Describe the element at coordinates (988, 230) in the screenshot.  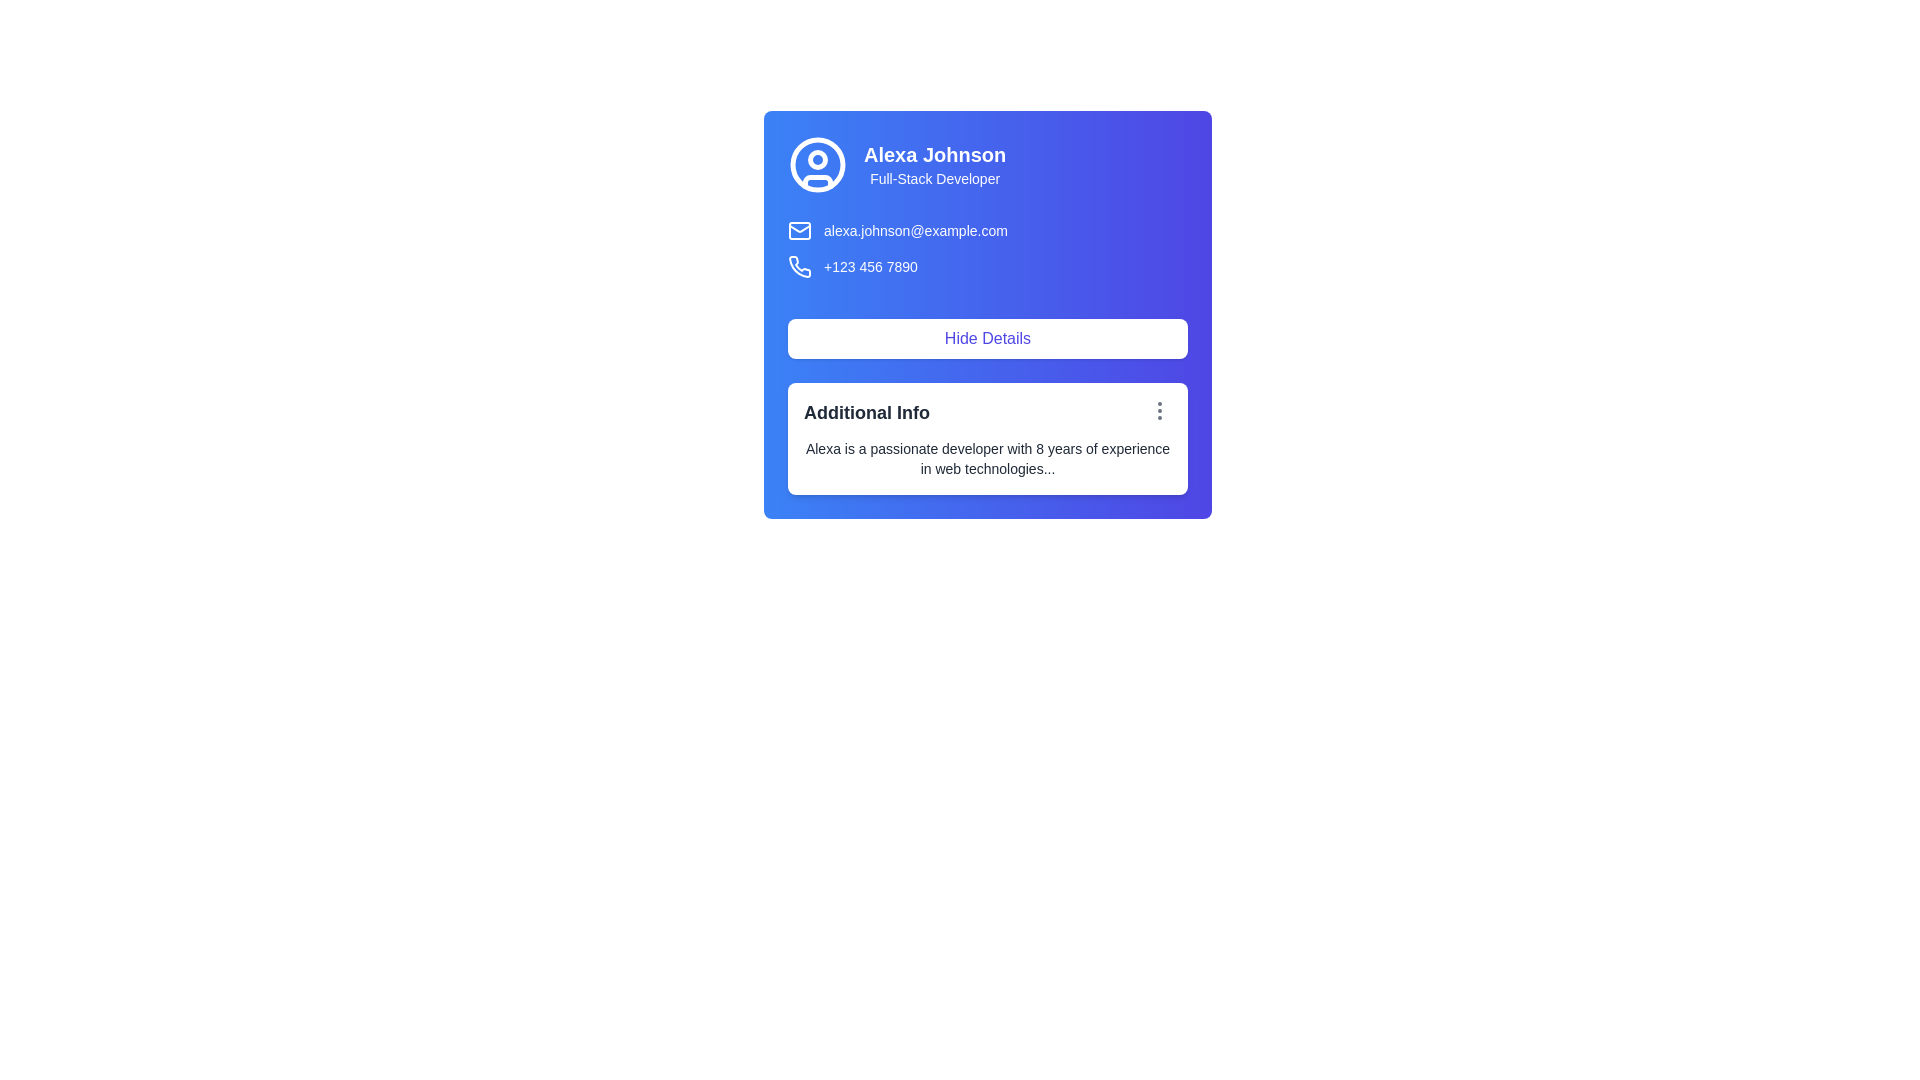
I see `the email entry element displaying 'alexa.johnson@example.com' with an envelope icon, located` at that location.